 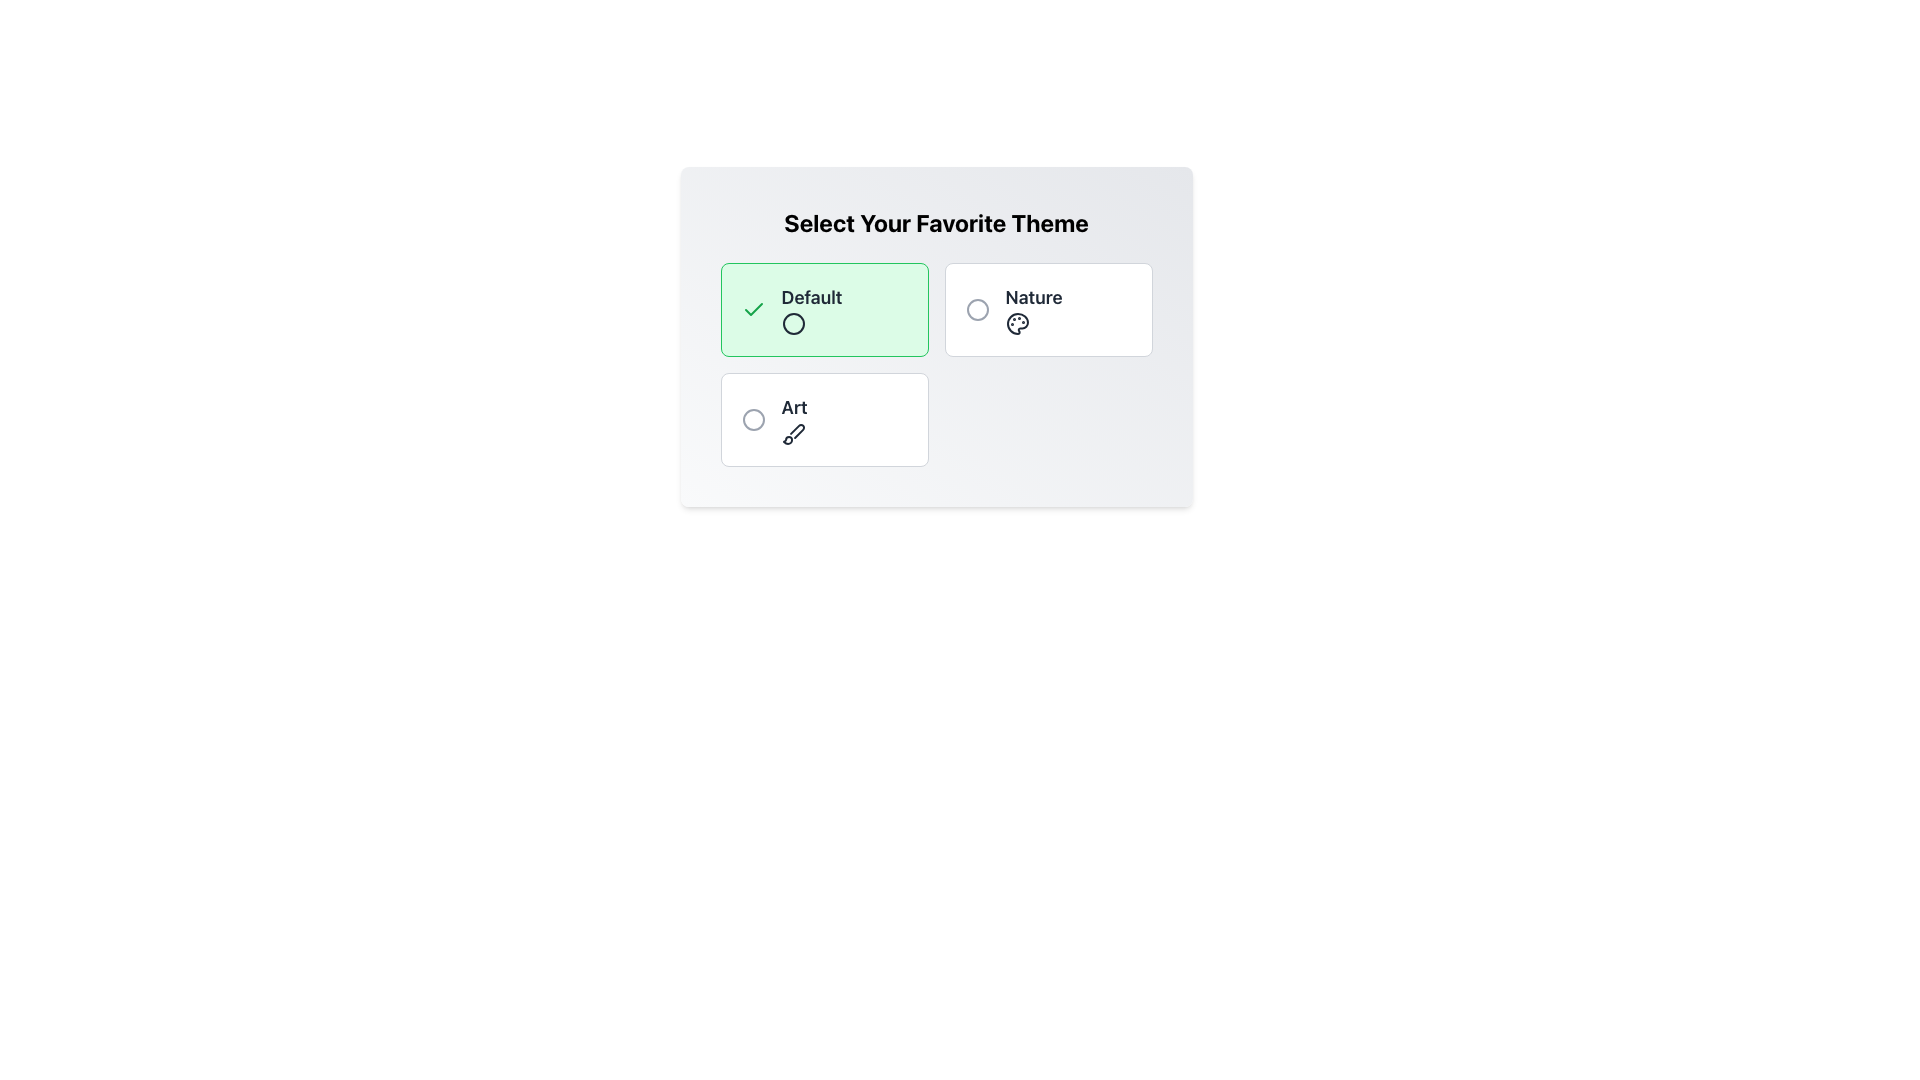 What do you see at coordinates (1034, 323) in the screenshot?
I see `properties of the painter's palette icon, which represents the 'Nature' theme, located under the text 'Select Your Favorite Theme' in the theme selection UI` at bounding box center [1034, 323].